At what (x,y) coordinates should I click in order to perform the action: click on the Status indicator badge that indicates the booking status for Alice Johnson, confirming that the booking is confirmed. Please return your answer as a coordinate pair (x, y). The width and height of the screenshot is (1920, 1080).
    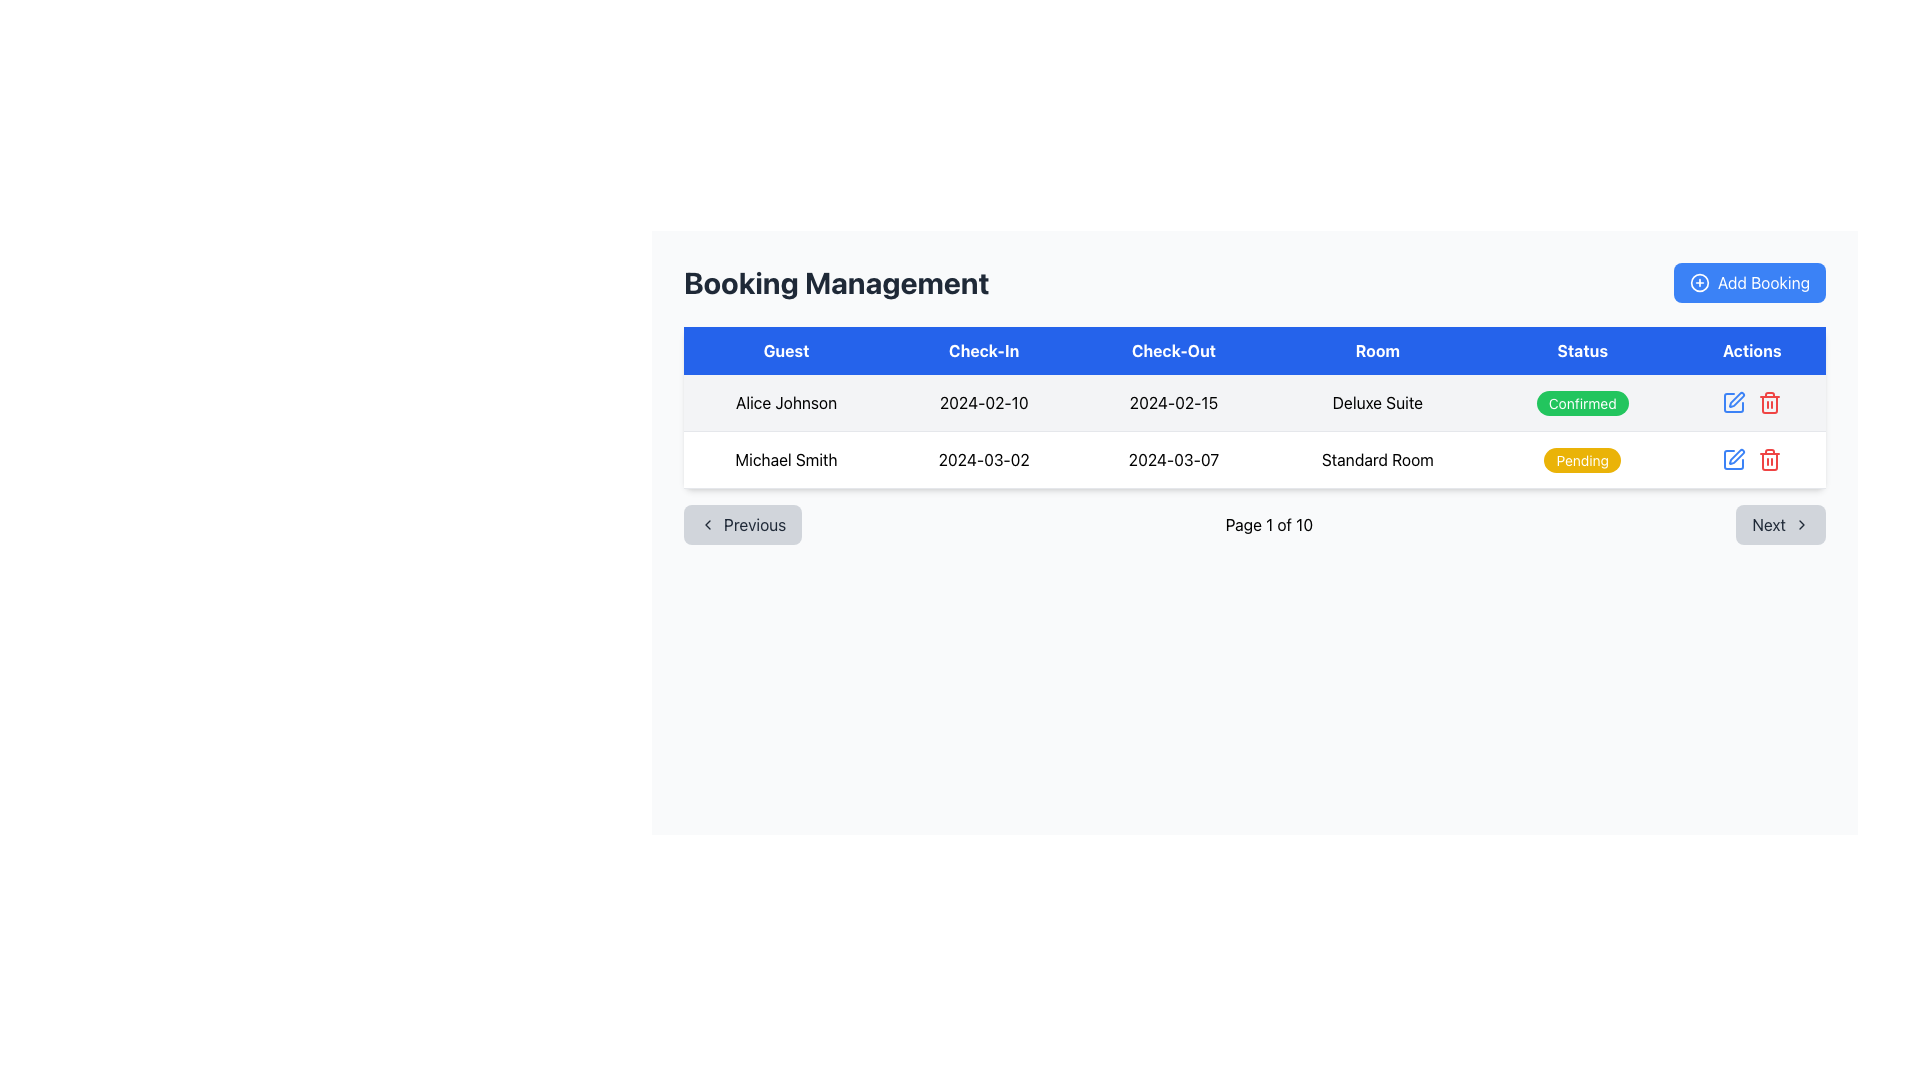
    Looking at the image, I should click on (1581, 403).